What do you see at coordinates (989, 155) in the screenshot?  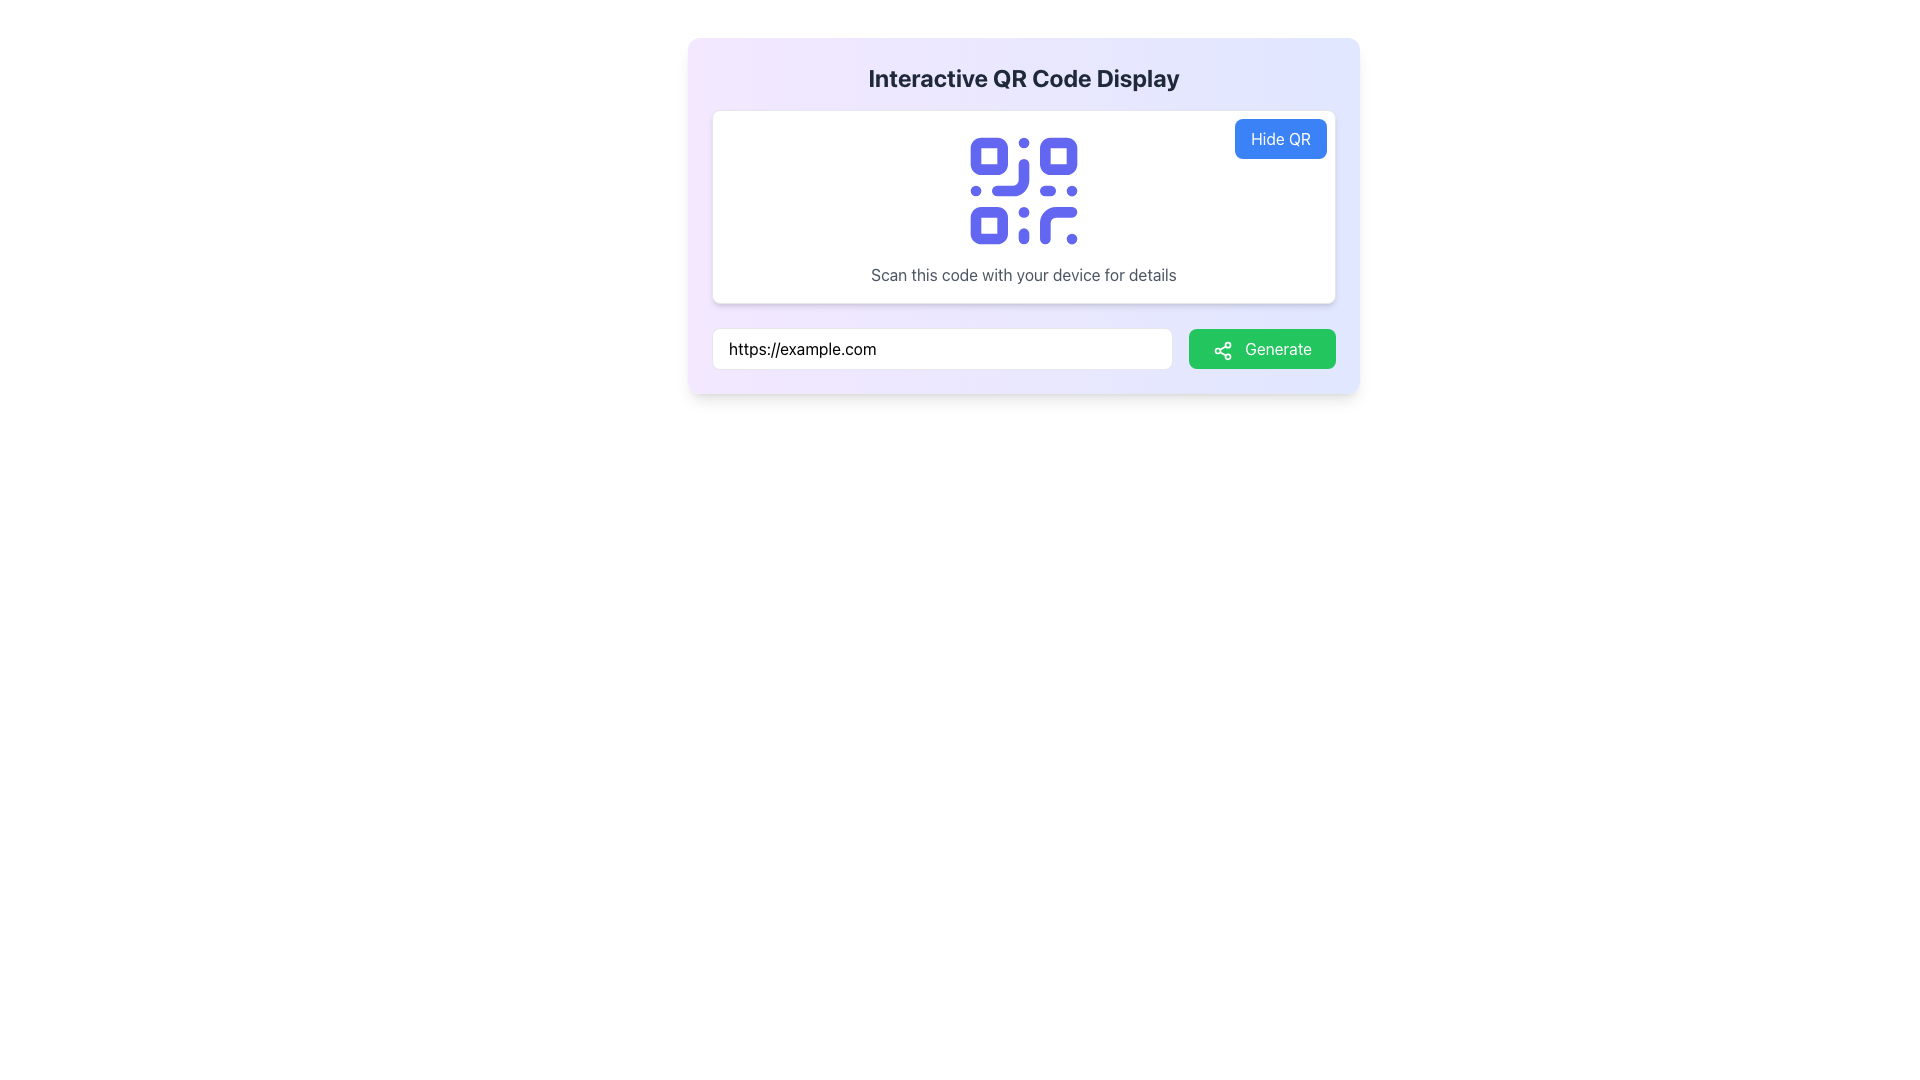 I see `the top-left square of the QR code pattern, which is part of the 'Interactive QR Code Display' component` at bounding box center [989, 155].